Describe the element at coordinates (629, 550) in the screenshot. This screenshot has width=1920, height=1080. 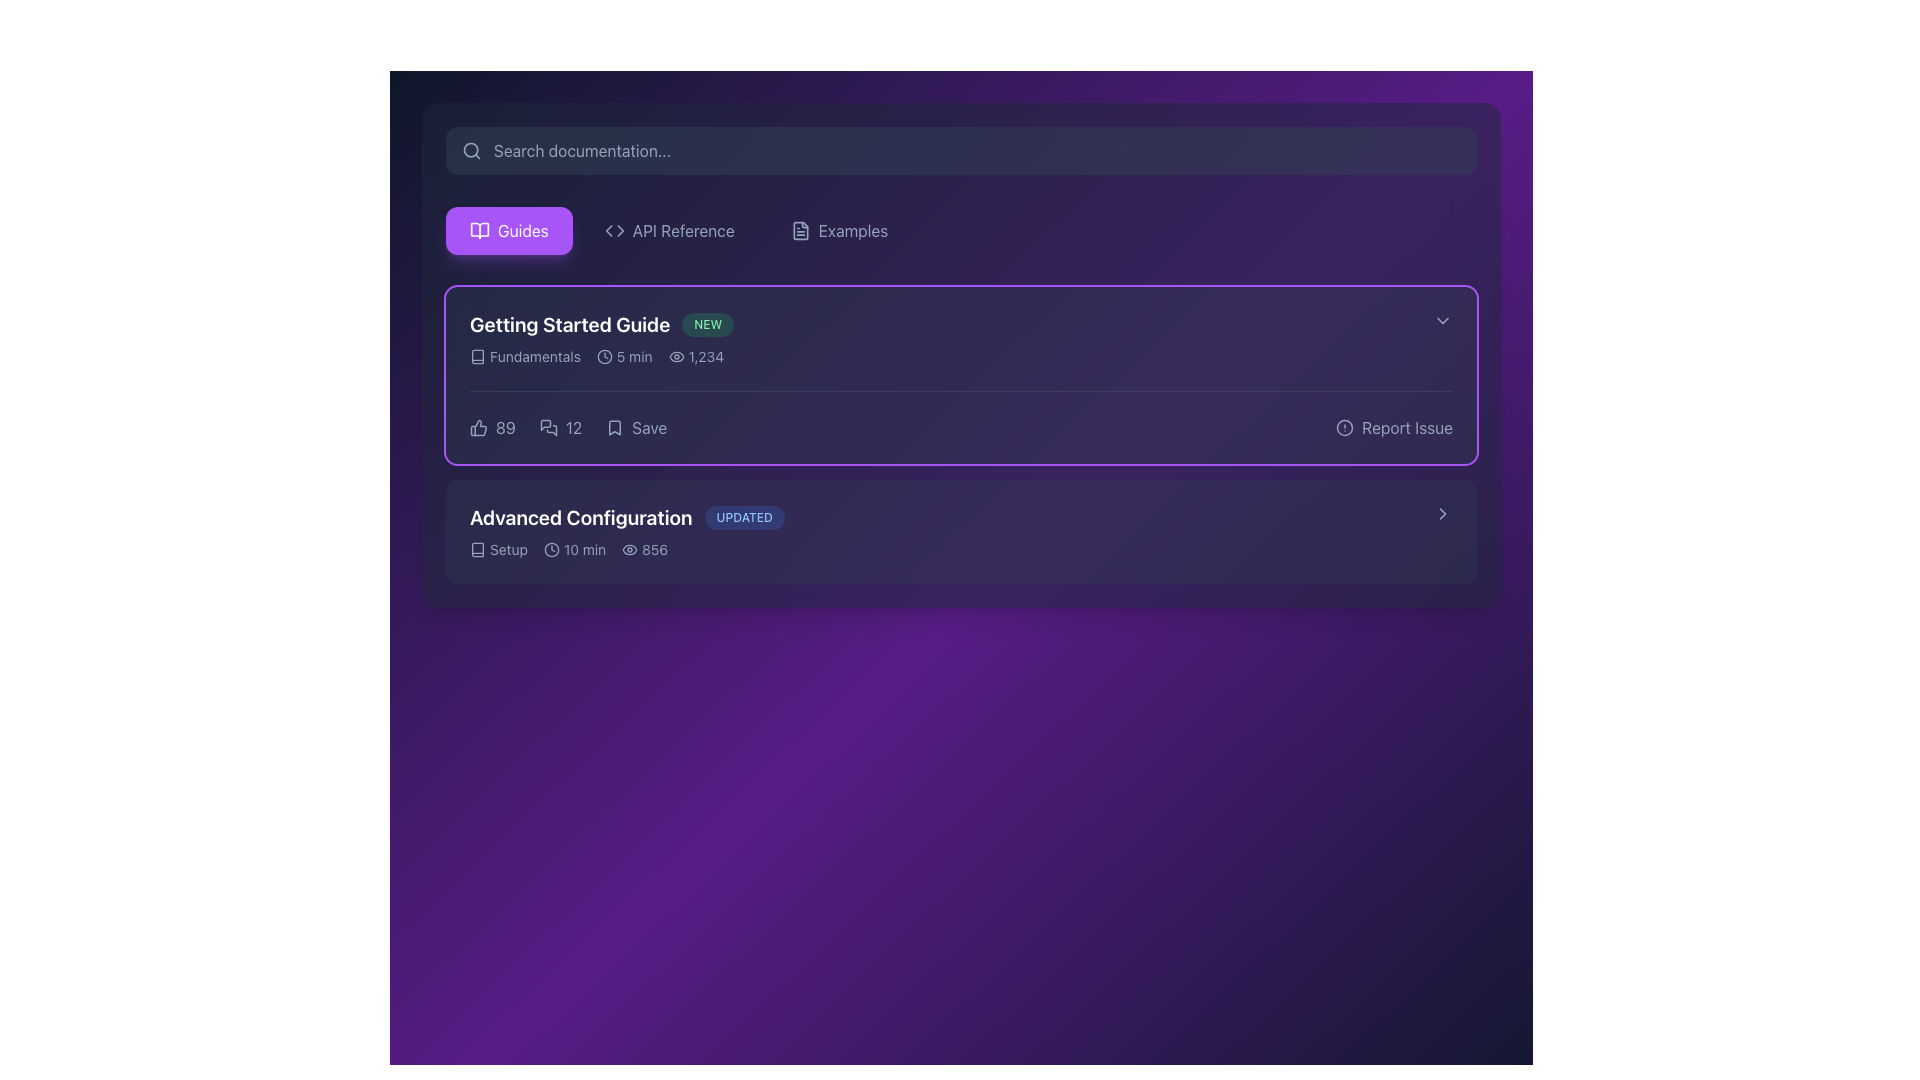
I see `the eye icon representing the view counter located to the left of the number '856' in the 'Advanced Configuration' section` at that location.